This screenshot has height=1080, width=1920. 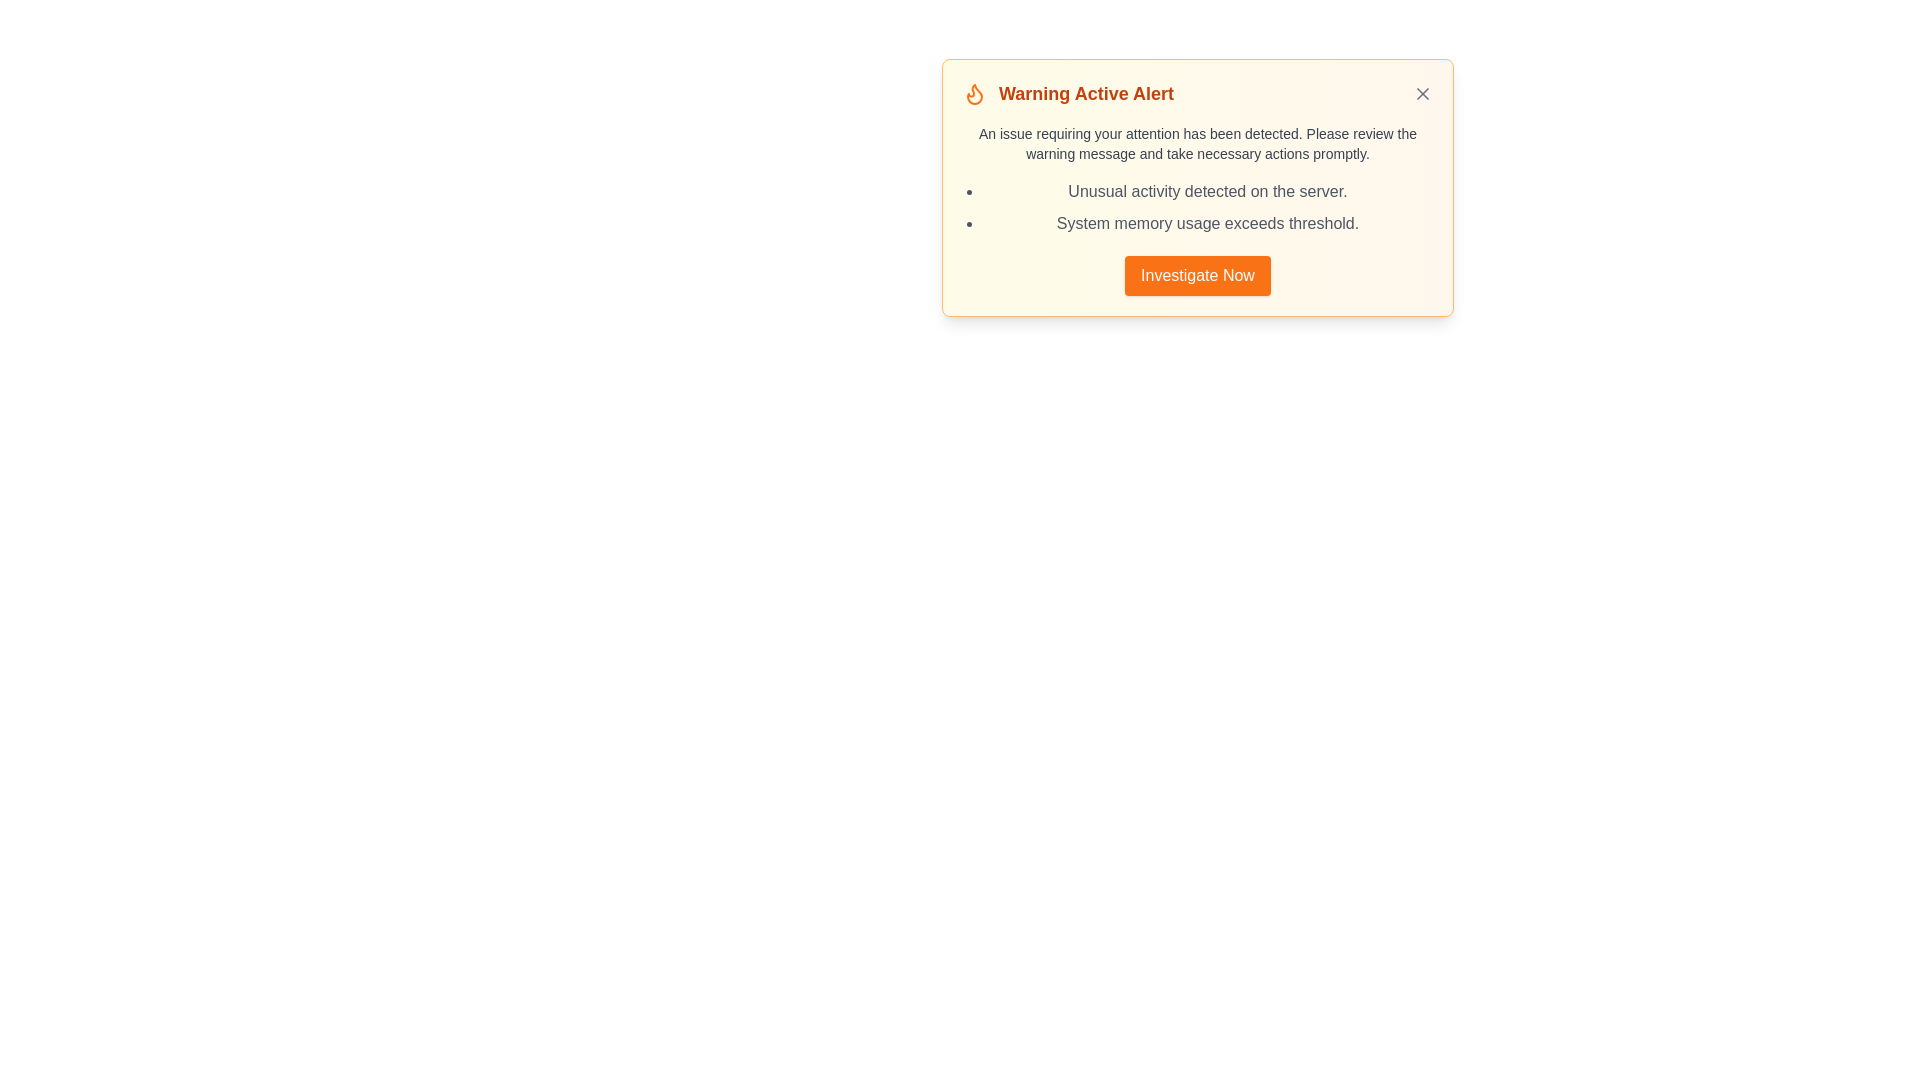 I want to click on 'Investigate Now' button to proceed with the investigation, so click(x=1198, y=276).